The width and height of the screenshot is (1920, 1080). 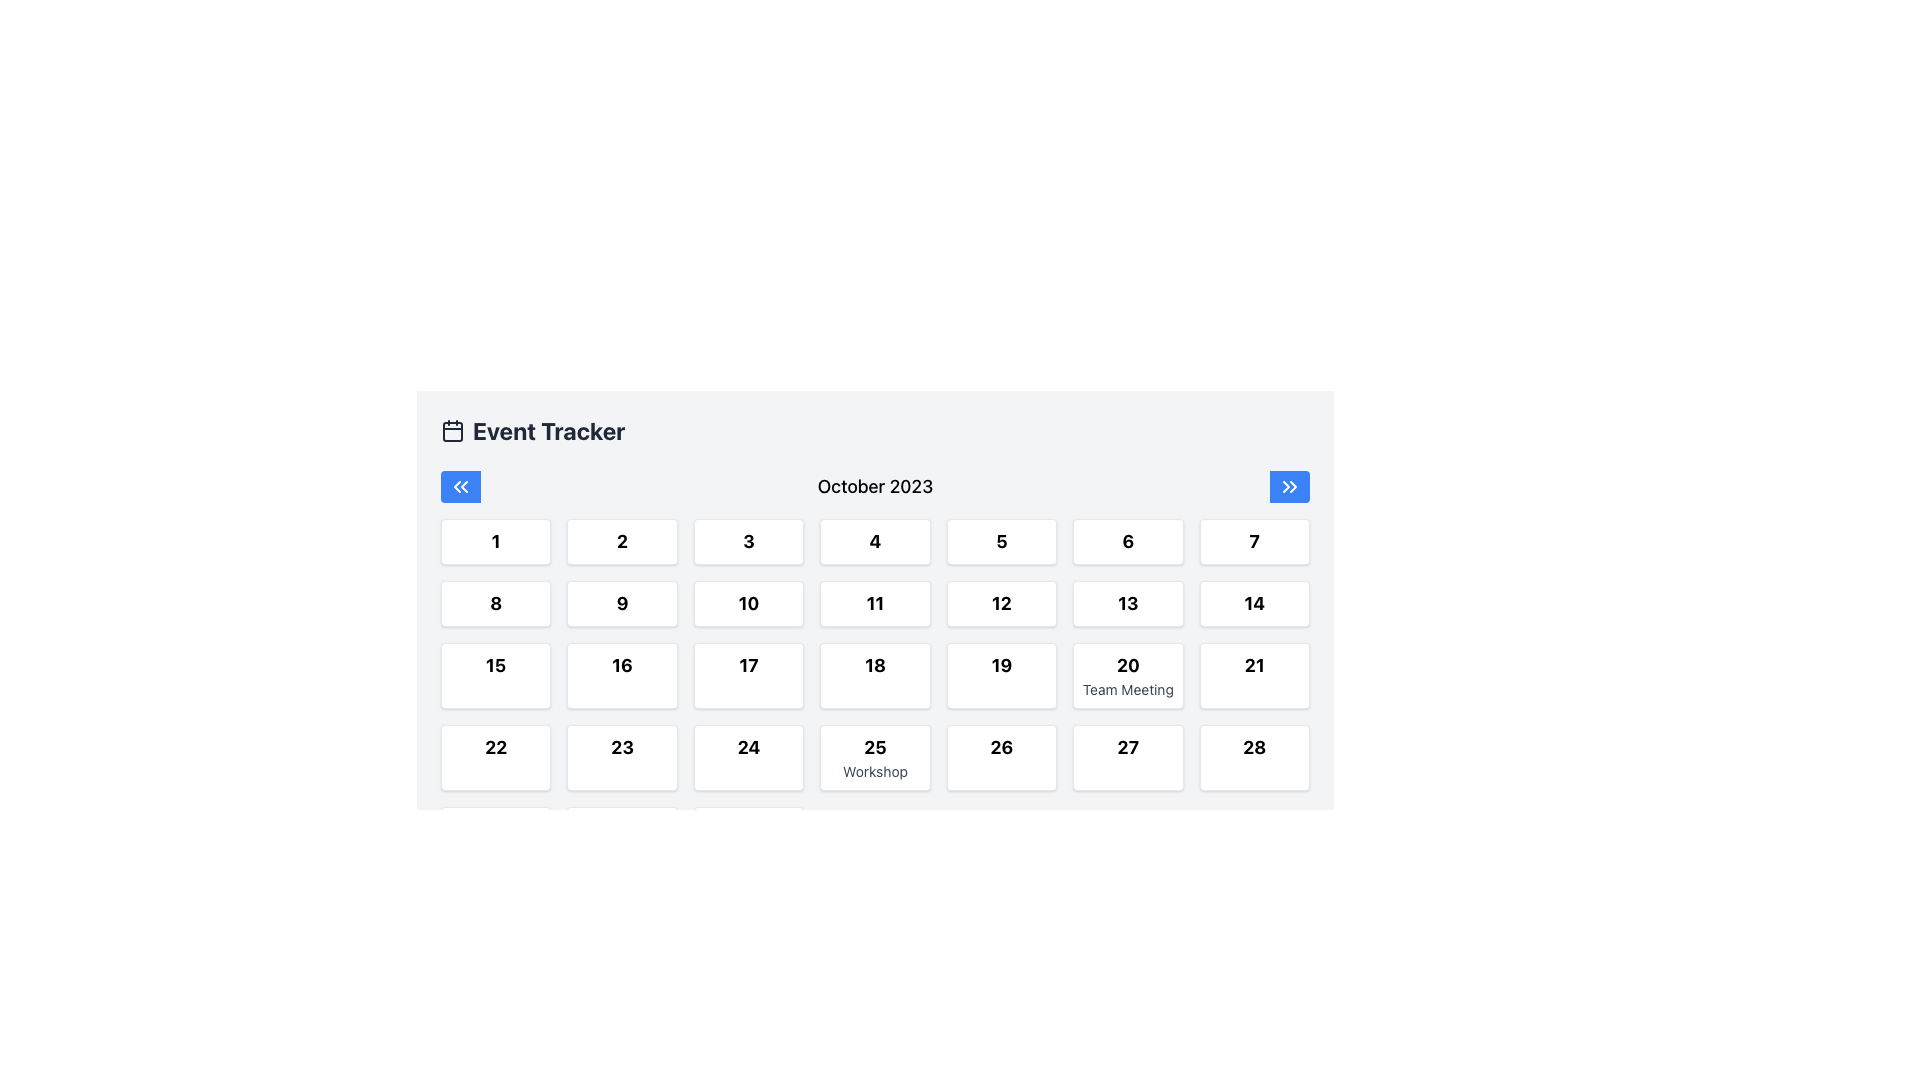 What do you see at coordinates (496, 603) in the screenshot?
I see `the bold, black numeral '8' text label in the second row, first column of the 'Event Tracker' calendar grid` at bounding box center [496, 603].